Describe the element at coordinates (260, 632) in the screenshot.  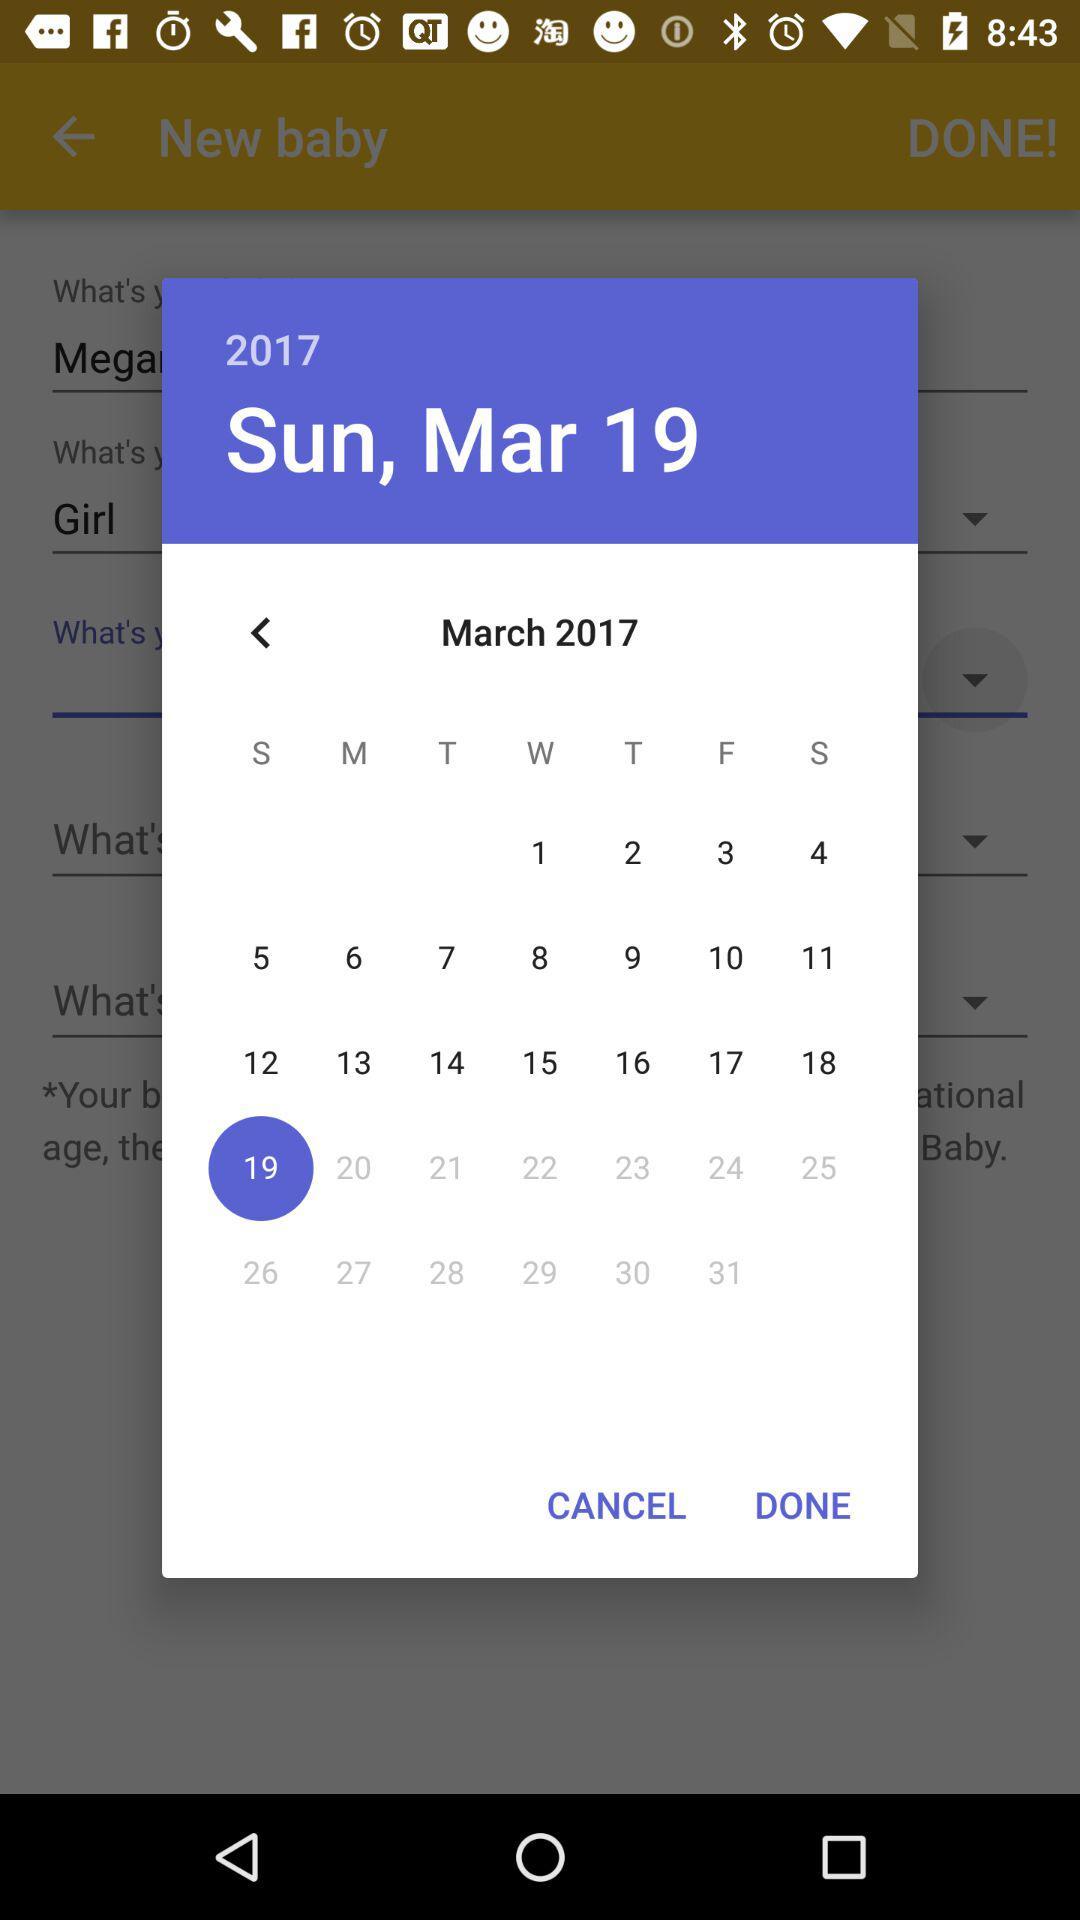
I see `icon at the top left corner` at that location.